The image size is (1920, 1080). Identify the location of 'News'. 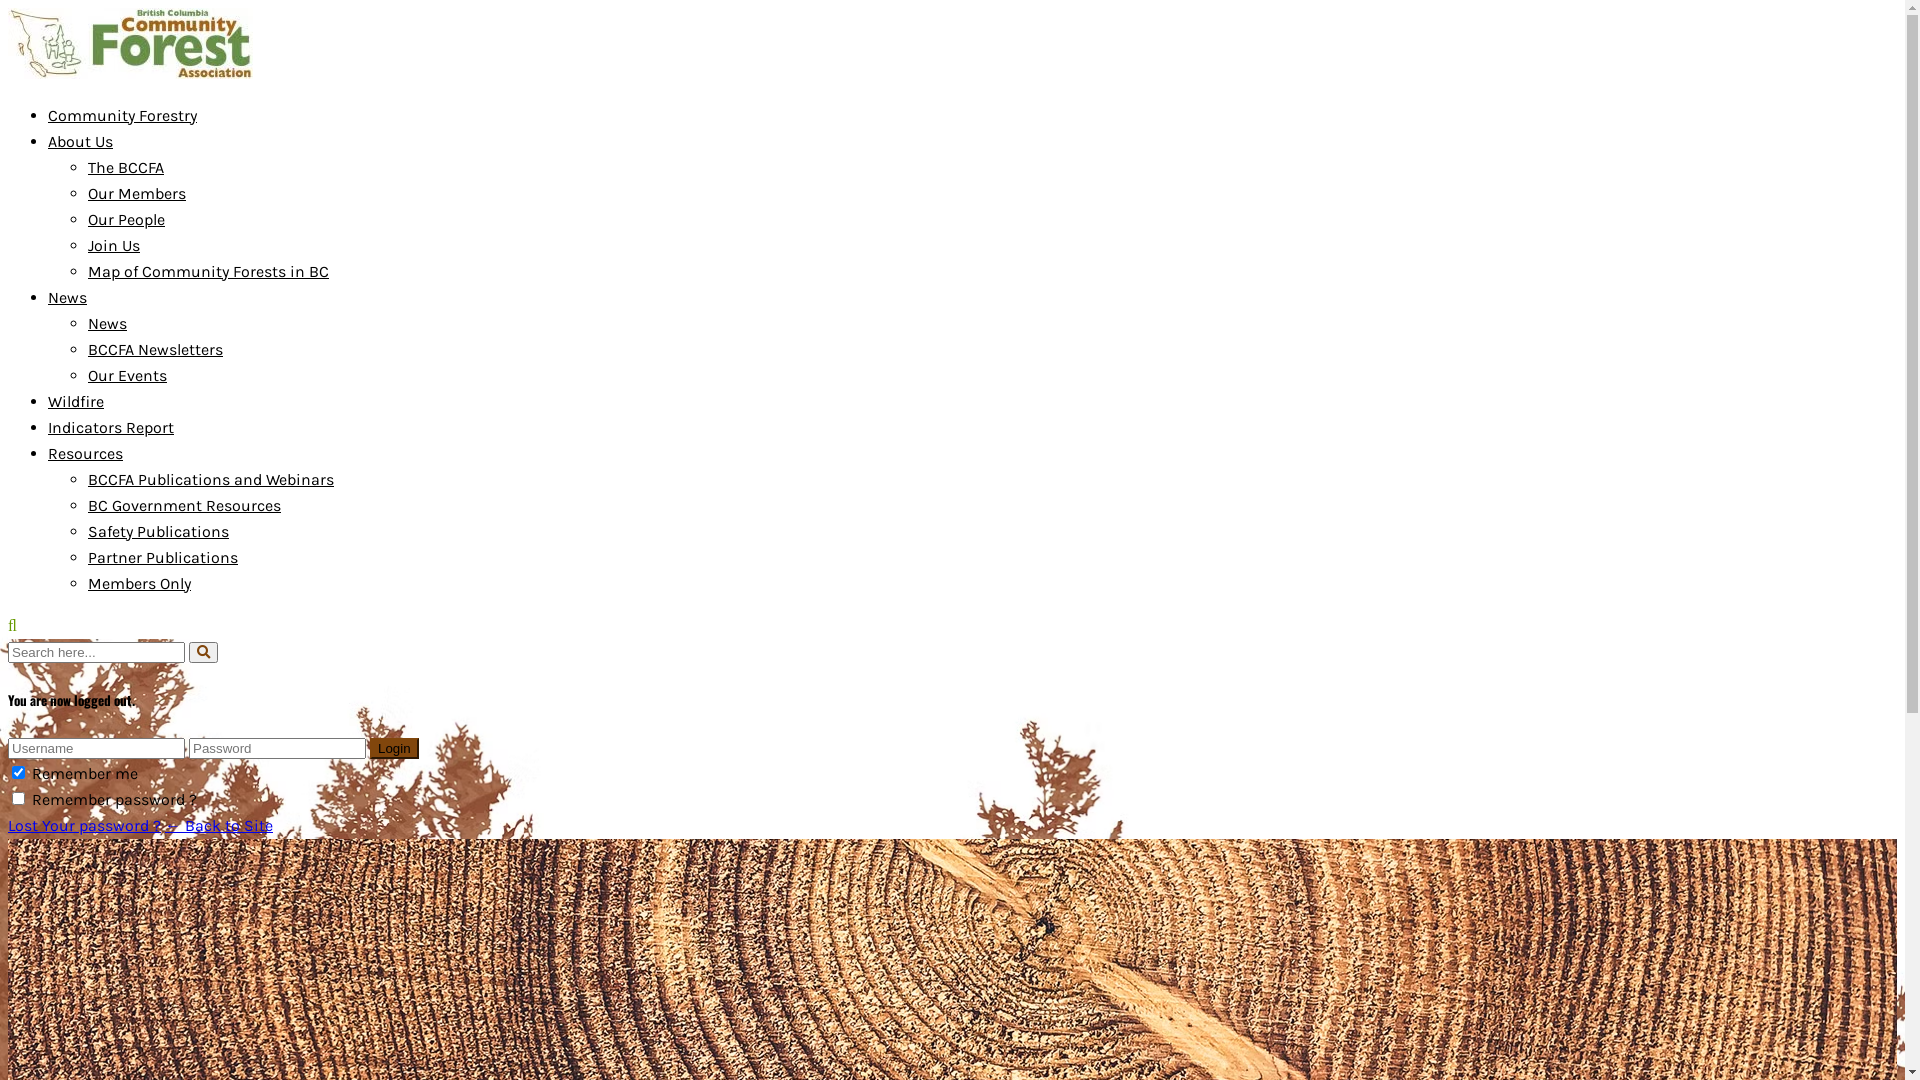
(106, 322).